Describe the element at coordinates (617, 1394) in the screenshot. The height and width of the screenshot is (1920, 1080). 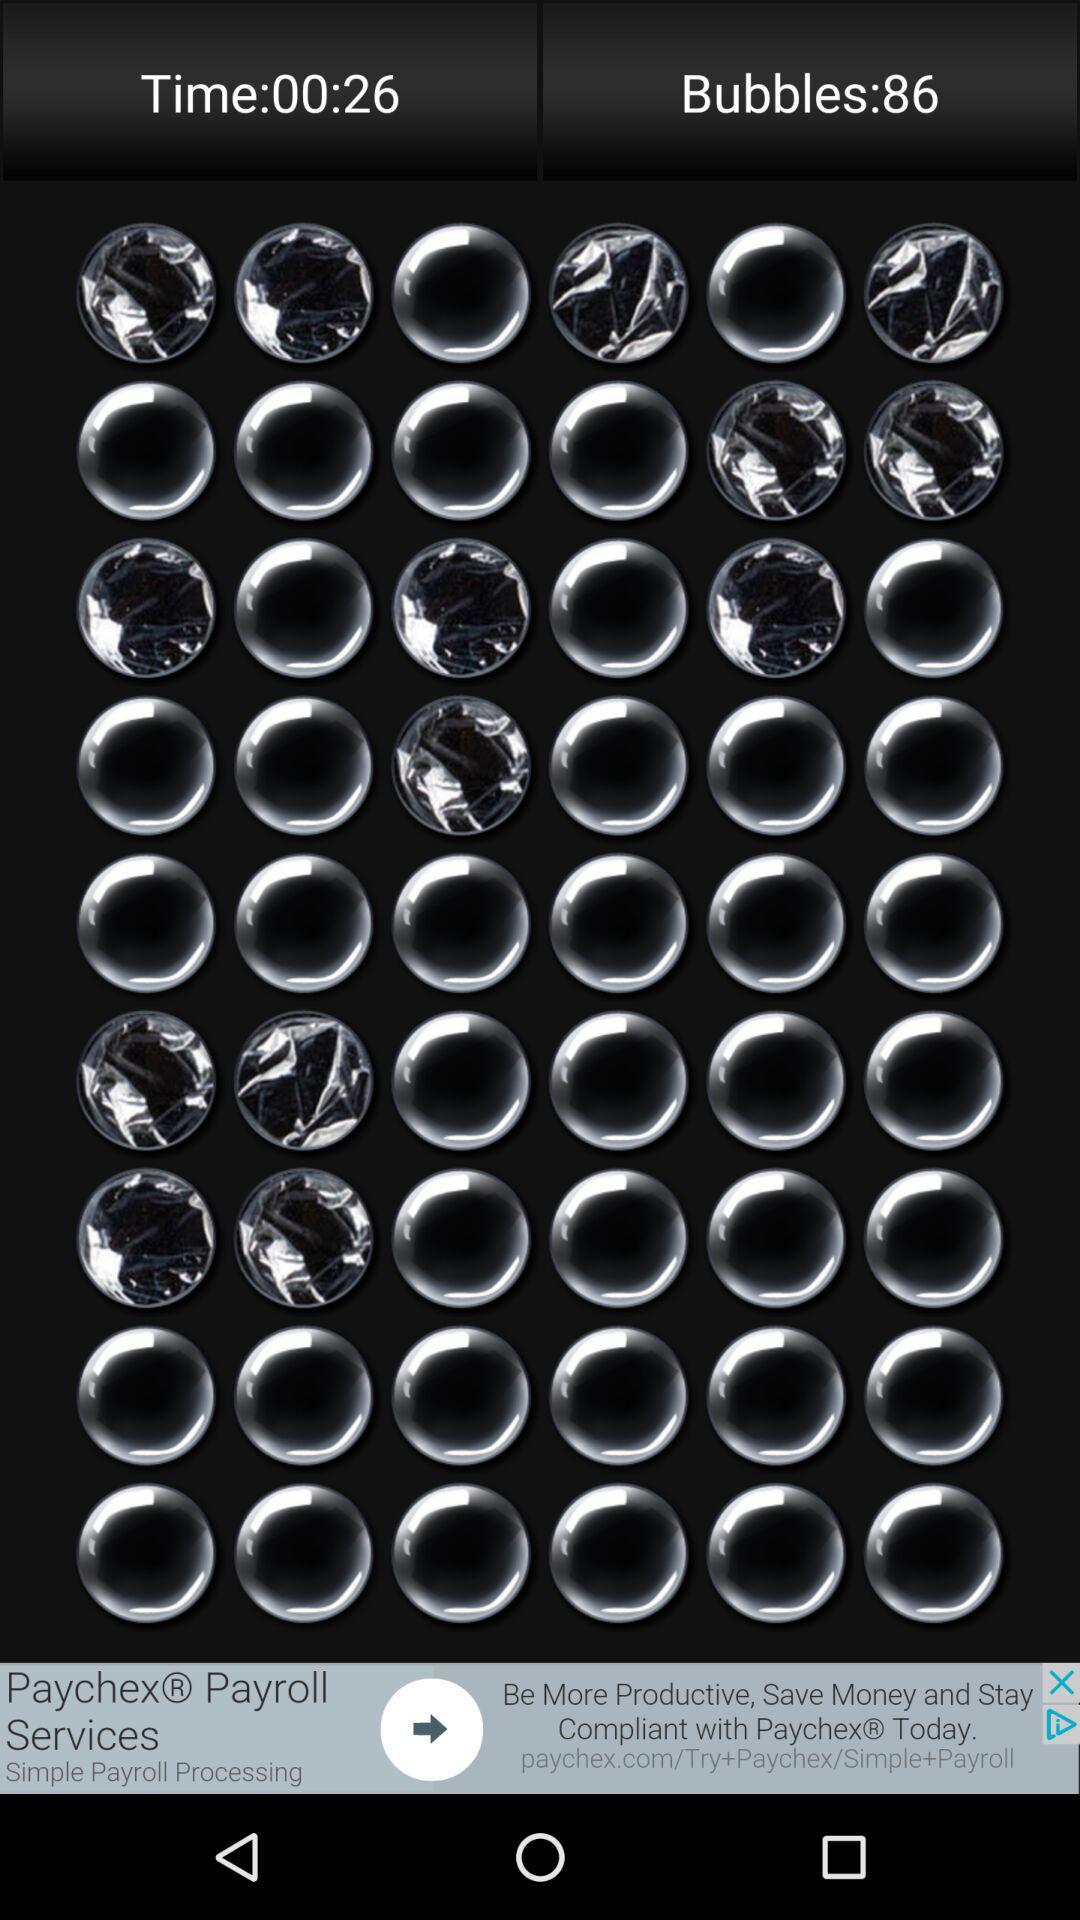
I see `click on icon` at that location.